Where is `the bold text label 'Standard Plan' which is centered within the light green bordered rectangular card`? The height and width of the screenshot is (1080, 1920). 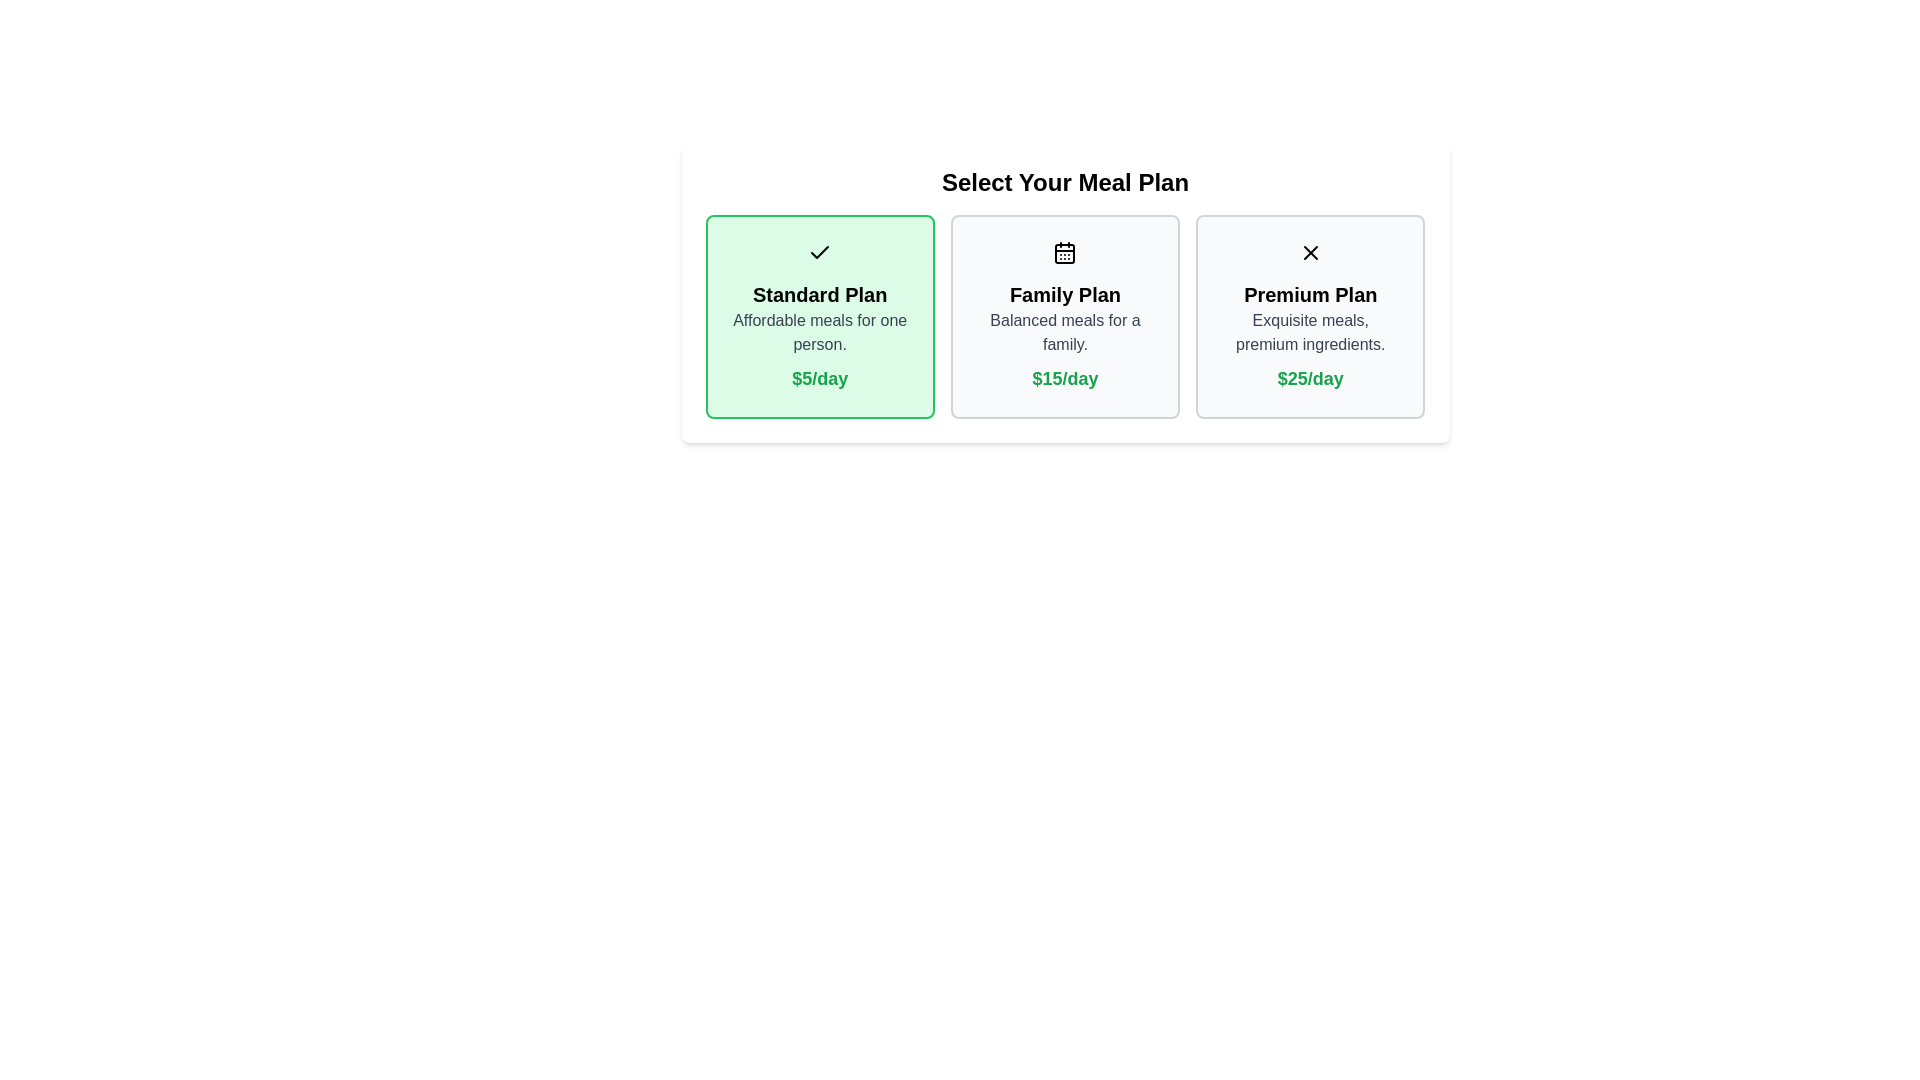
the bold text label 'Standard Plan' which is centered within the light green bordered rectangular card is located at coordinates (820, 294).